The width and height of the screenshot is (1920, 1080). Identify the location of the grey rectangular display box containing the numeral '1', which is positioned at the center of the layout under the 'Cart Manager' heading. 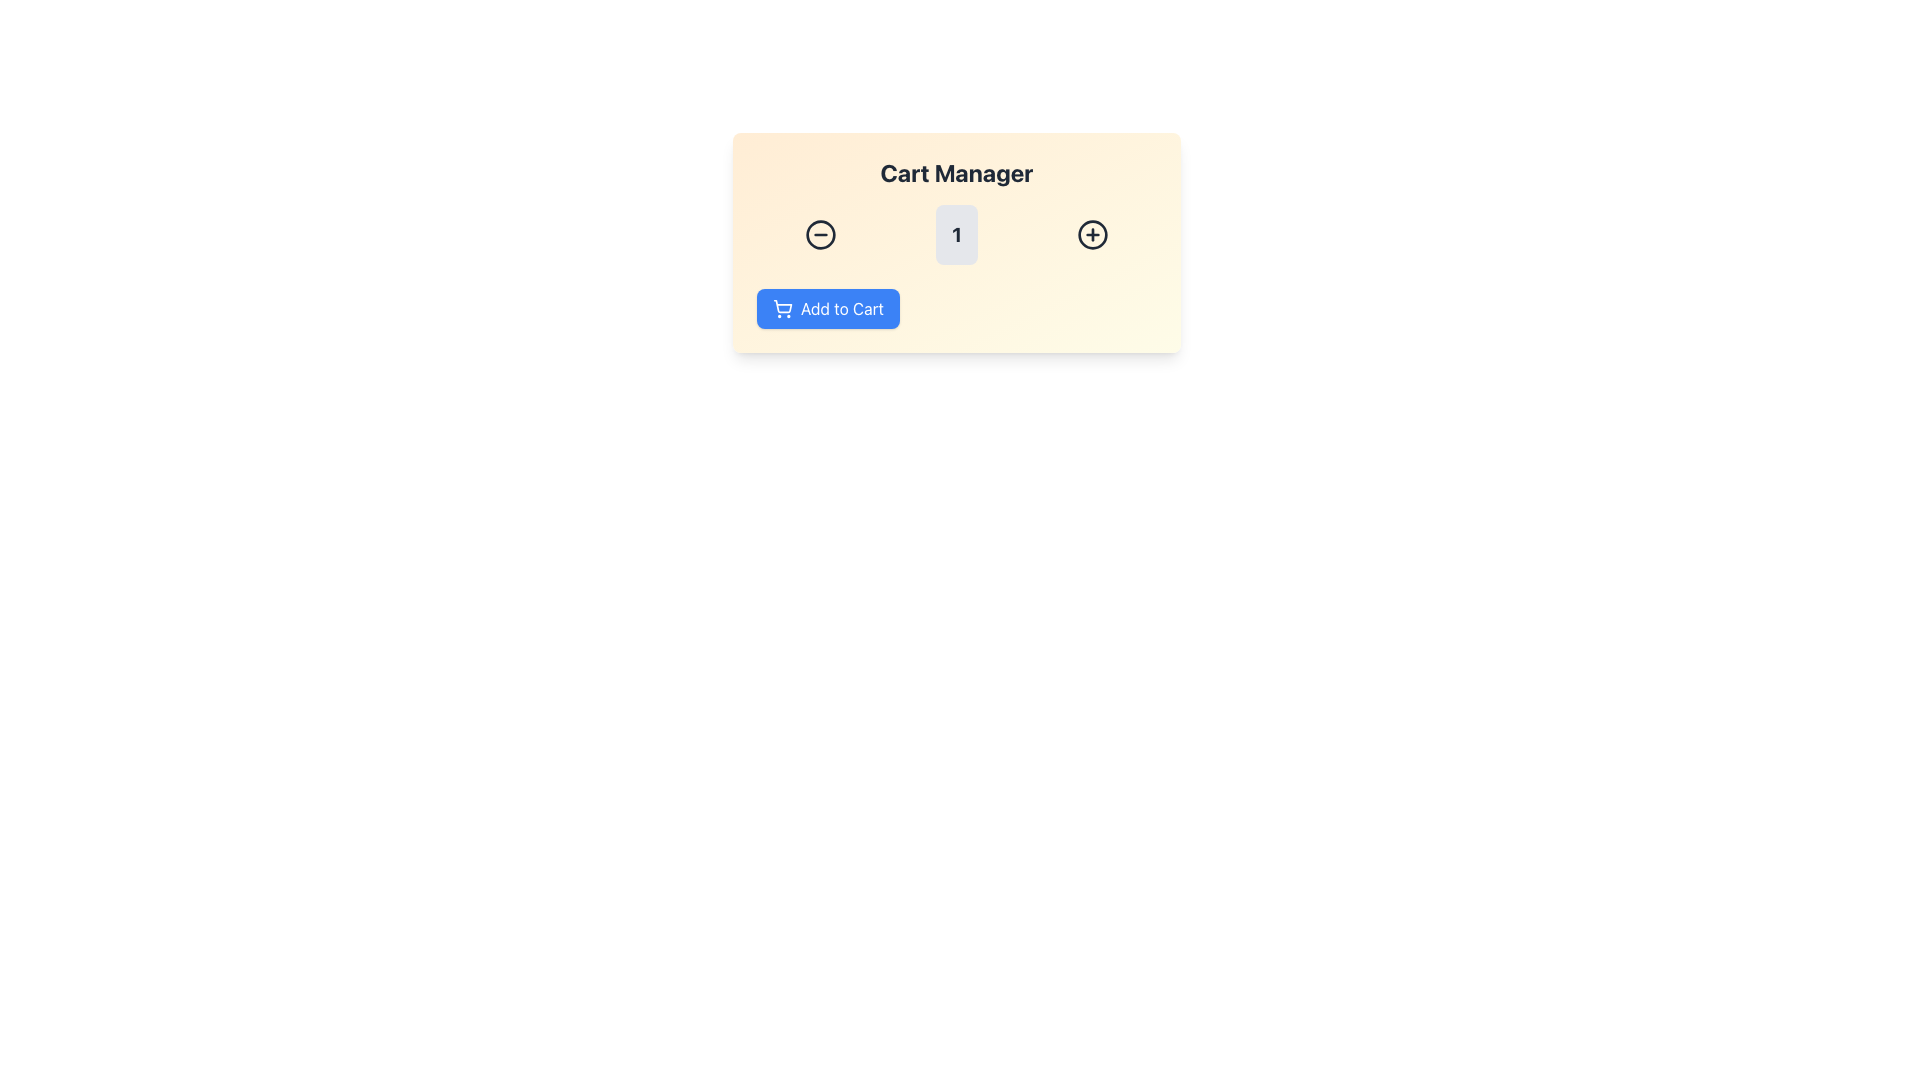
(955, 234).